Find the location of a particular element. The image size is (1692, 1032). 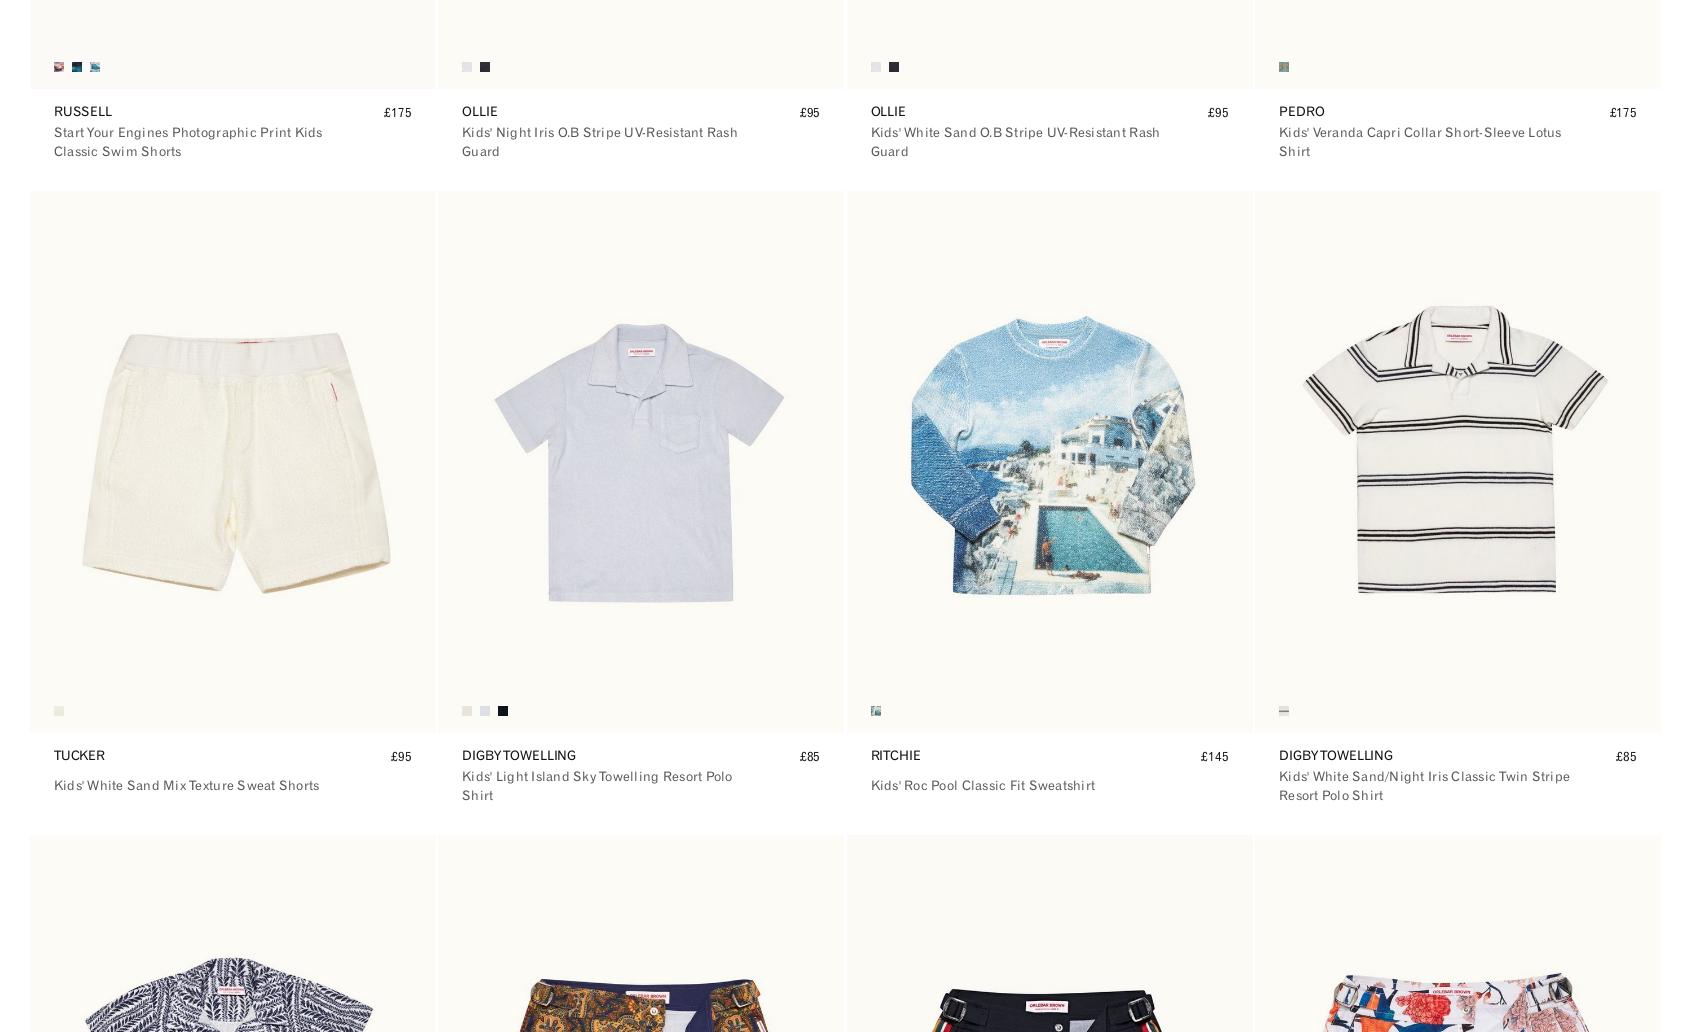

'Kids' Night Iris O.B Stripe UV-Resistant Rash Guard' is located at coordinates (460, 140).